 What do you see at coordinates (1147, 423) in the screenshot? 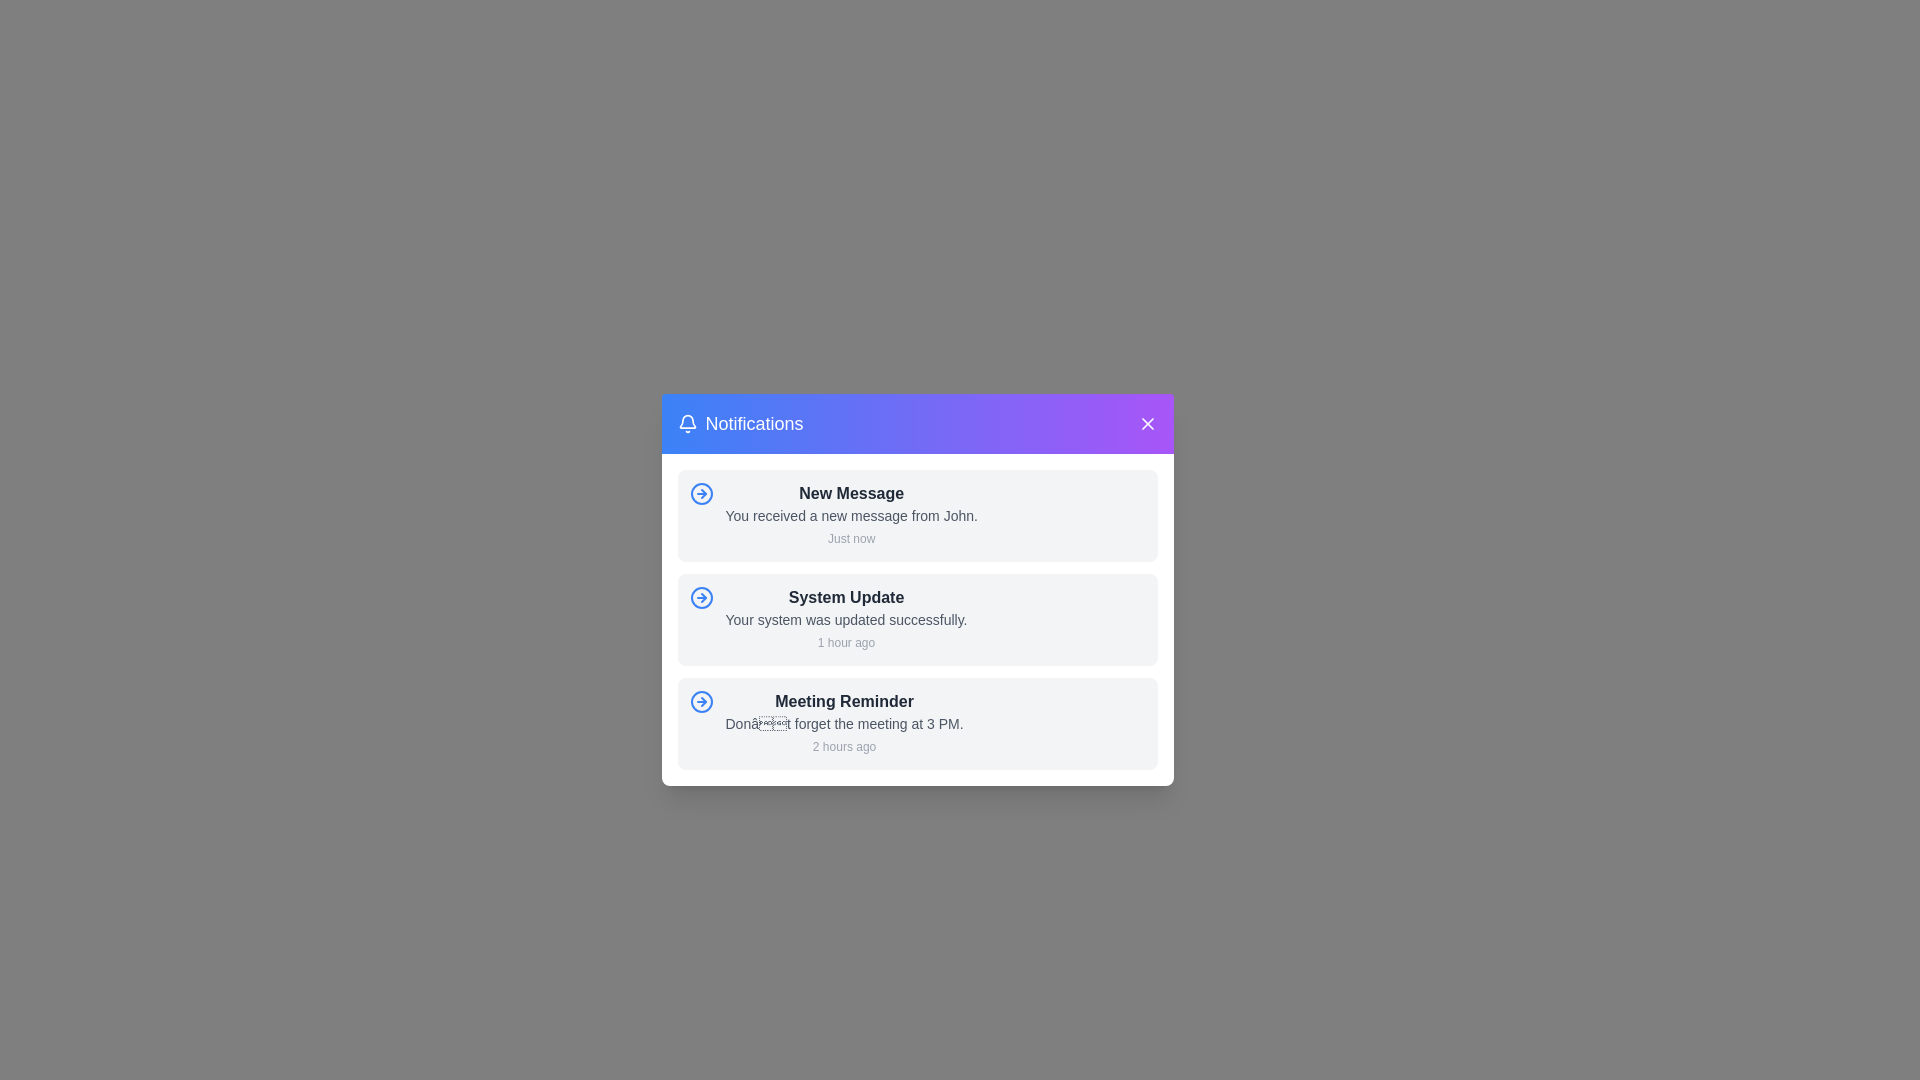
I see `the 'X' icon button located in the top-right corner of the notification popup` at bounding box center [1147, 423].